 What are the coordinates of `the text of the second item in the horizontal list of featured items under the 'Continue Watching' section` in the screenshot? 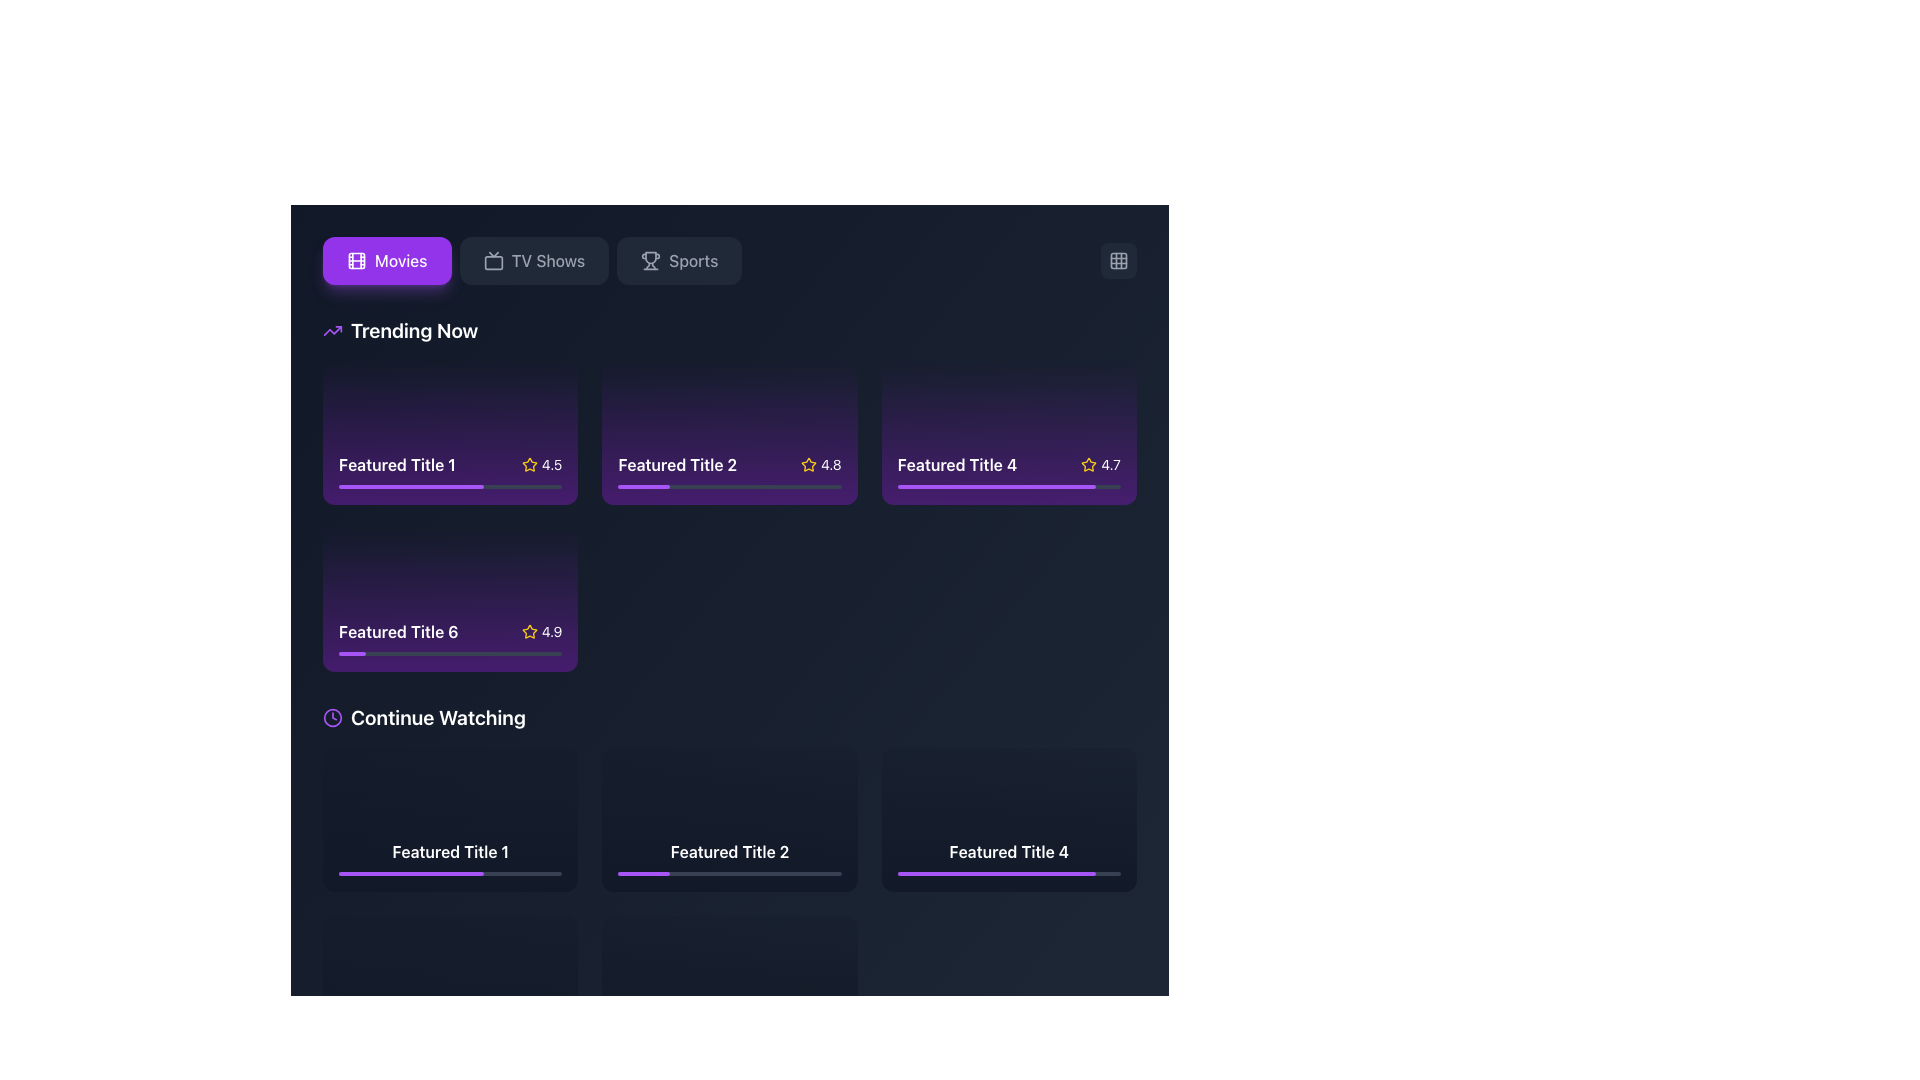 It's located at (728, 856).